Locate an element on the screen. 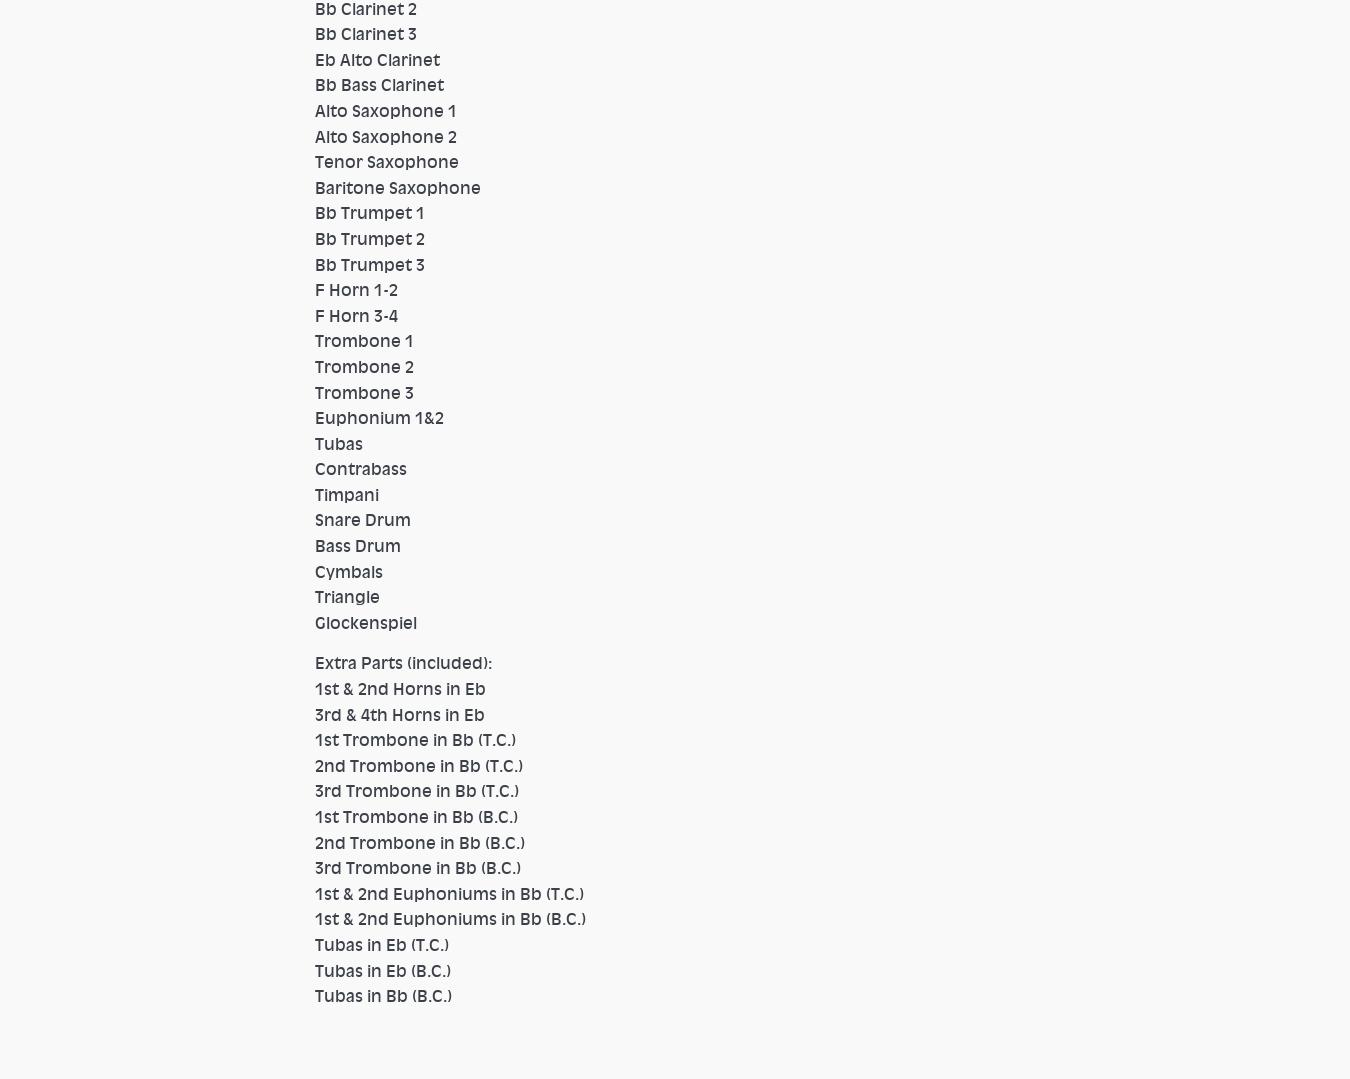 This screenshot has height=1079, width=1350. 'Baritone Saxophone' is located at coordinates (405, 186).